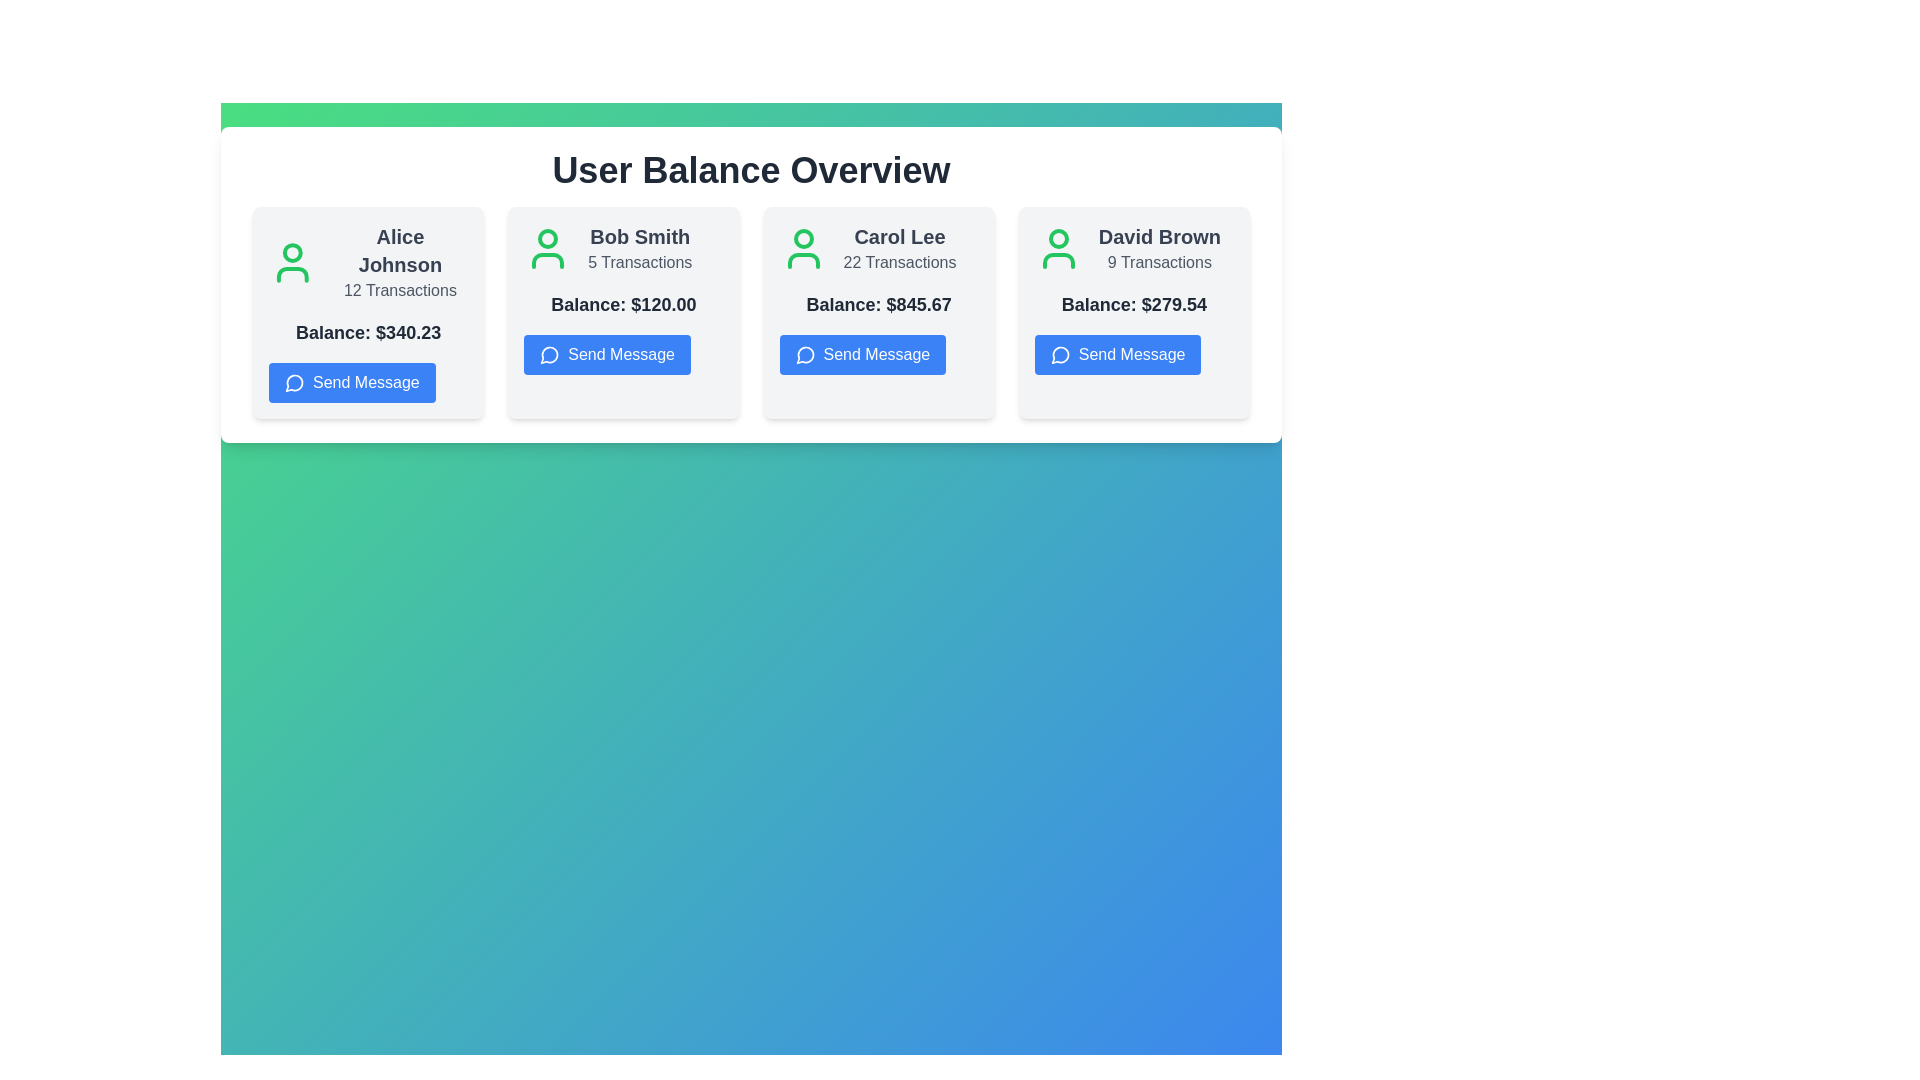  I want to click on the circular blue speech bubble icon within the 'Send Message' button under Carol Lee's profile card, so click(805, 353).